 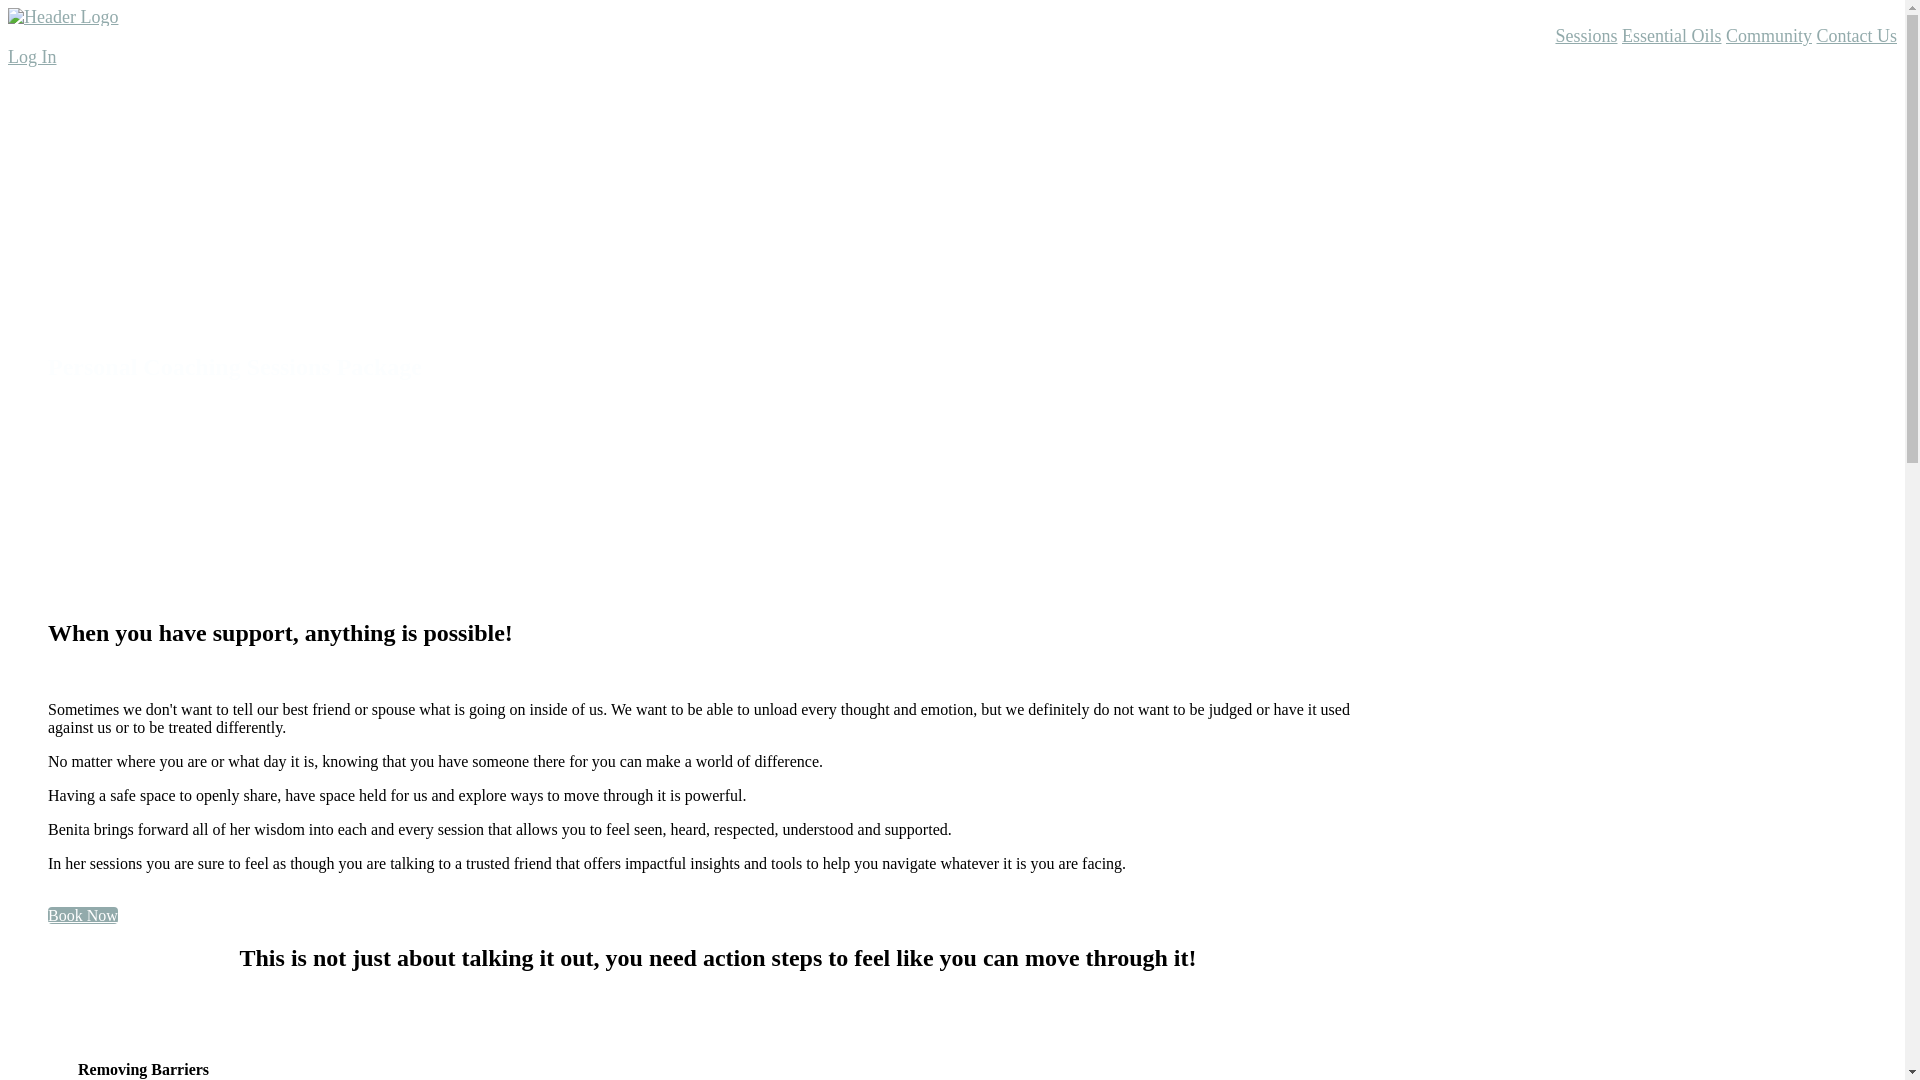 What do you see at coordinates (1622, 35) in the screenshot?
I see `'Essential Oils'` at bounding box center [1622, 35].